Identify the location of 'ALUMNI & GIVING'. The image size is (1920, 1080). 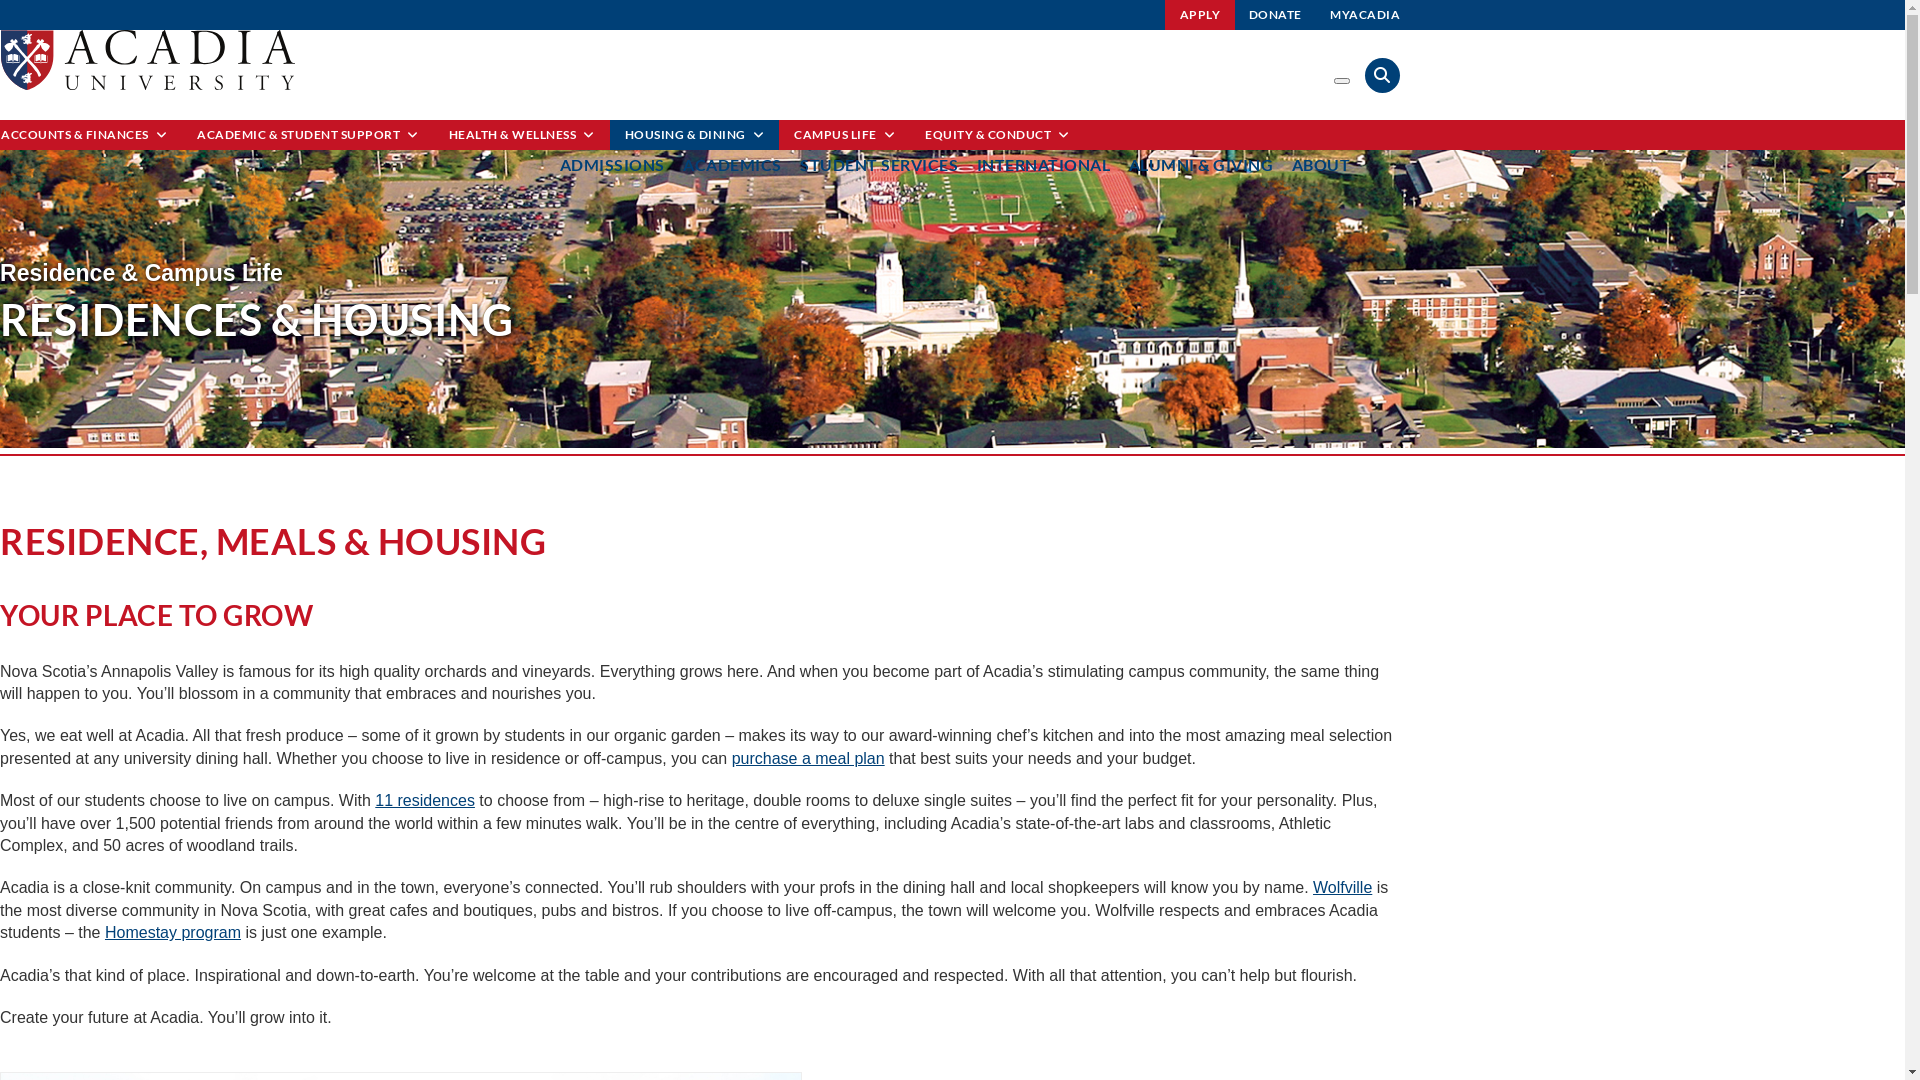
(1200, 163).